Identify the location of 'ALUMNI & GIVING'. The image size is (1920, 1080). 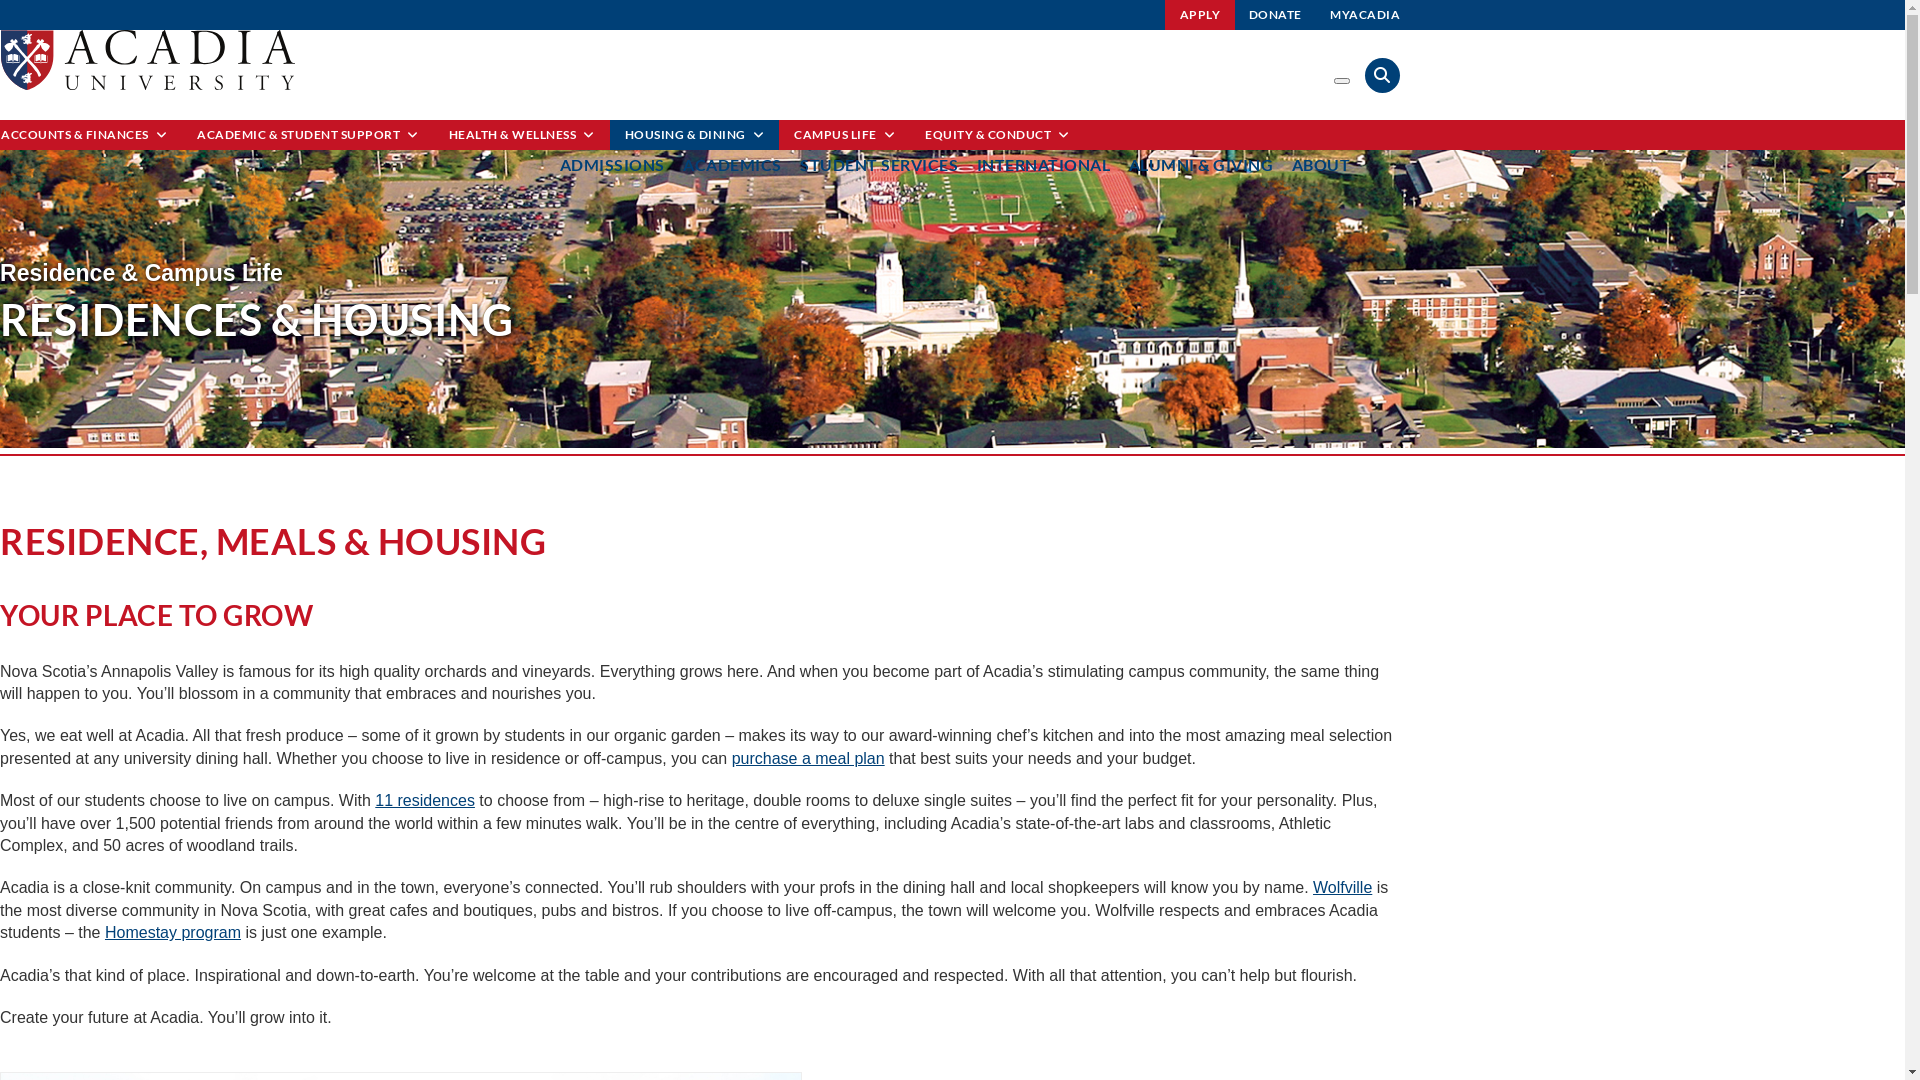
(1200, 163).